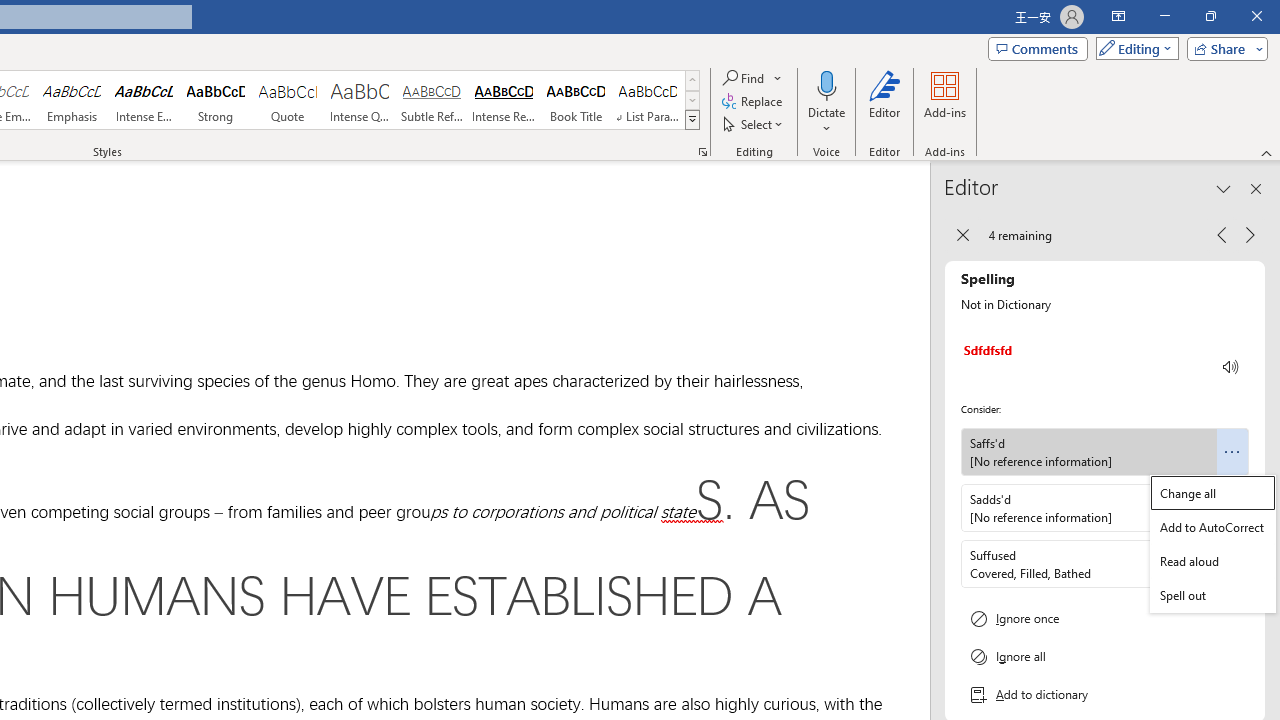  I want to click on 'Emphasis', so click(71, 100).